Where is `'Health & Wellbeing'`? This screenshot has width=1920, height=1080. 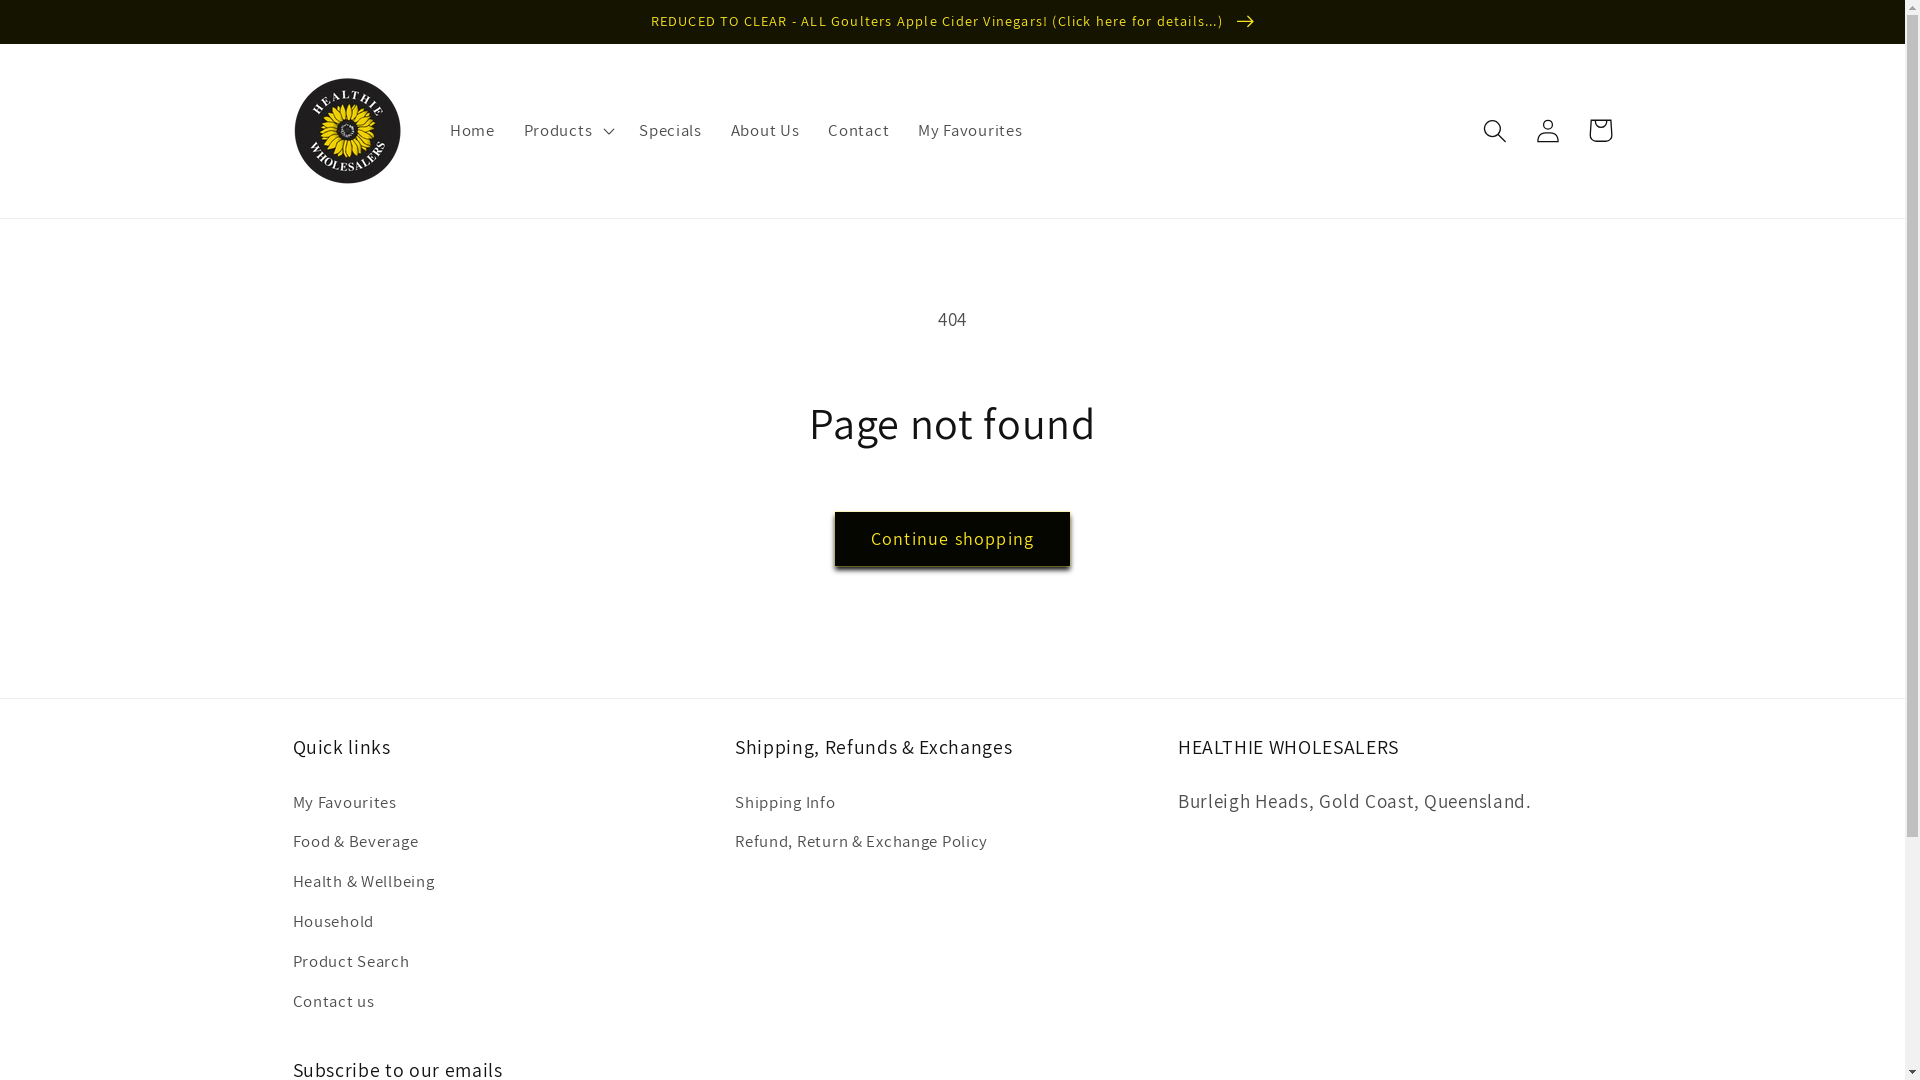 'Health & Wellbeing' is located at coordinates (363, 881).